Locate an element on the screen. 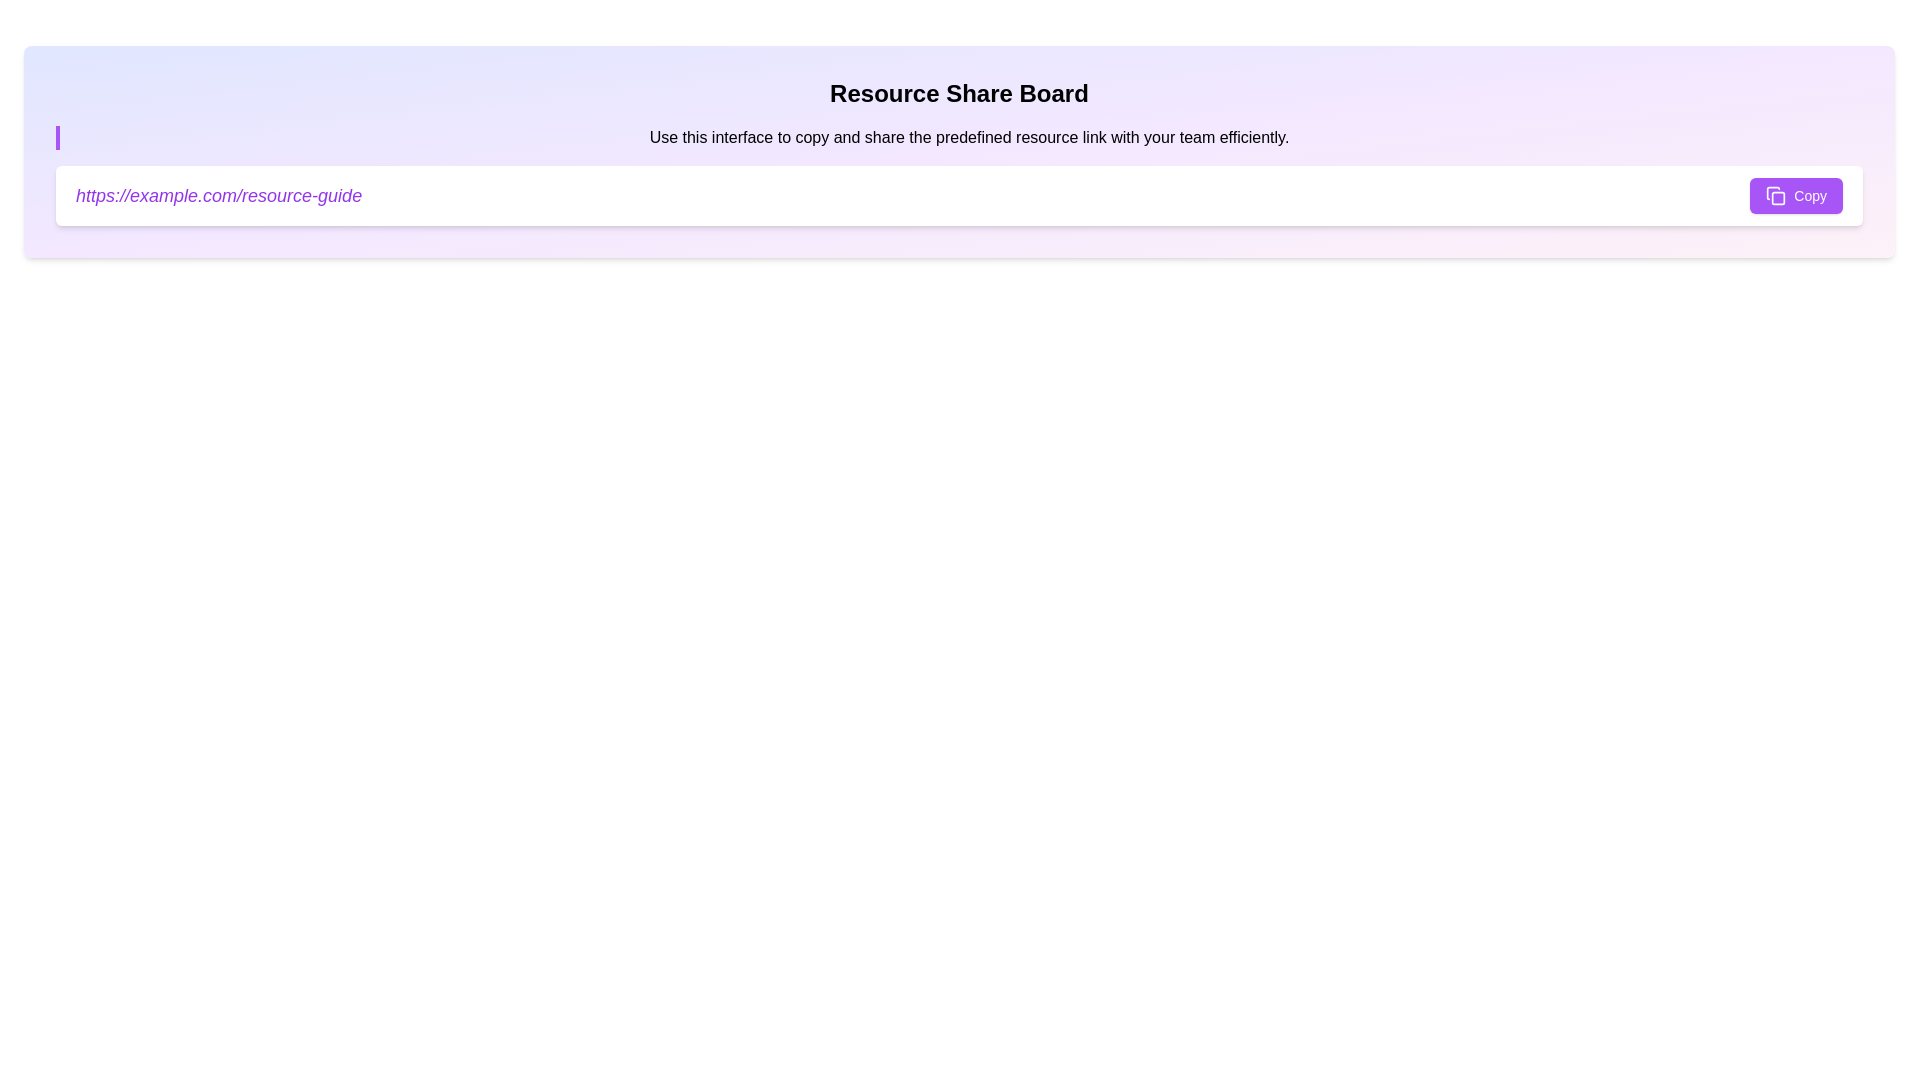  textual link labeled 'https://example.com/resource-guide' which is displayed in a large, italicized purple font and positioned to the extreme left of the 'Copy' button is located at coordinates (219, 196).